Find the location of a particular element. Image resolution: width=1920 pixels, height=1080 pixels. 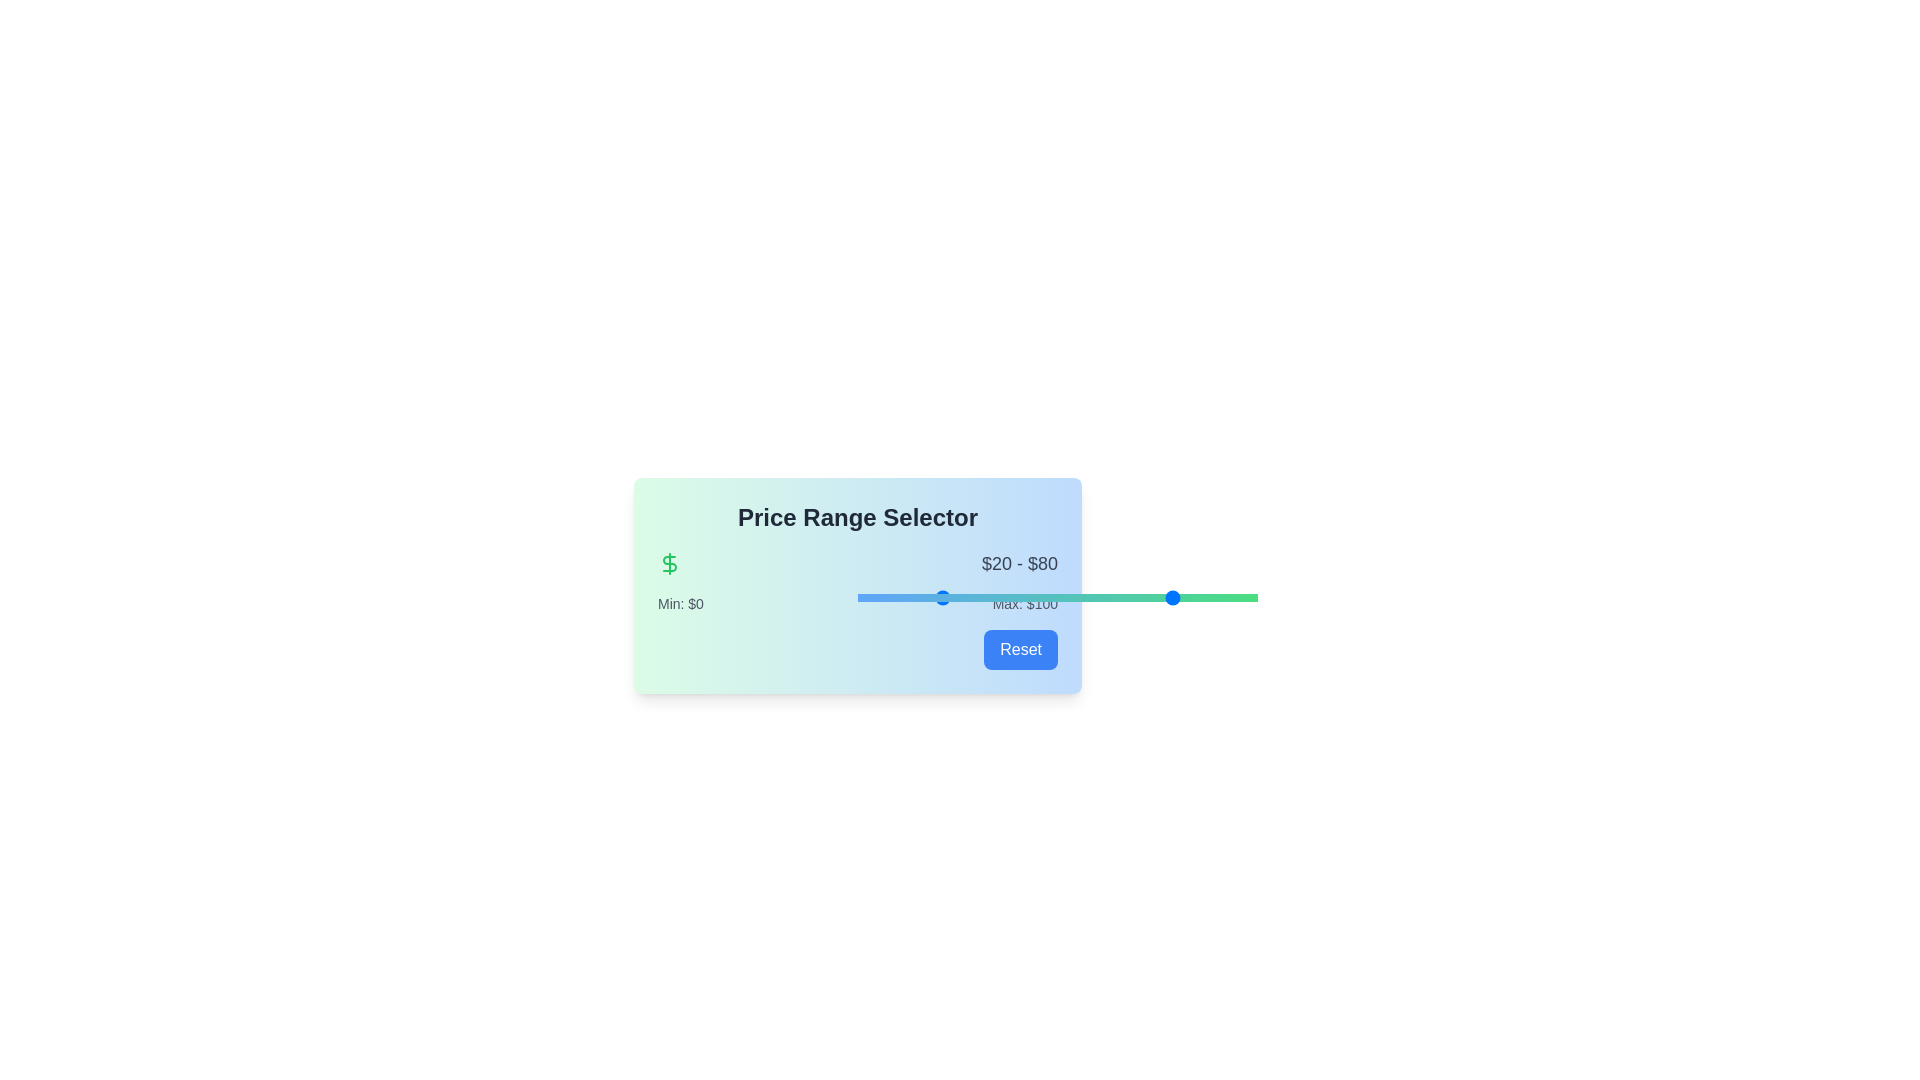

the text label displaying '$20 - $80', which is located on the far-right side of the price slider component is located at coordinates (1019, 563).